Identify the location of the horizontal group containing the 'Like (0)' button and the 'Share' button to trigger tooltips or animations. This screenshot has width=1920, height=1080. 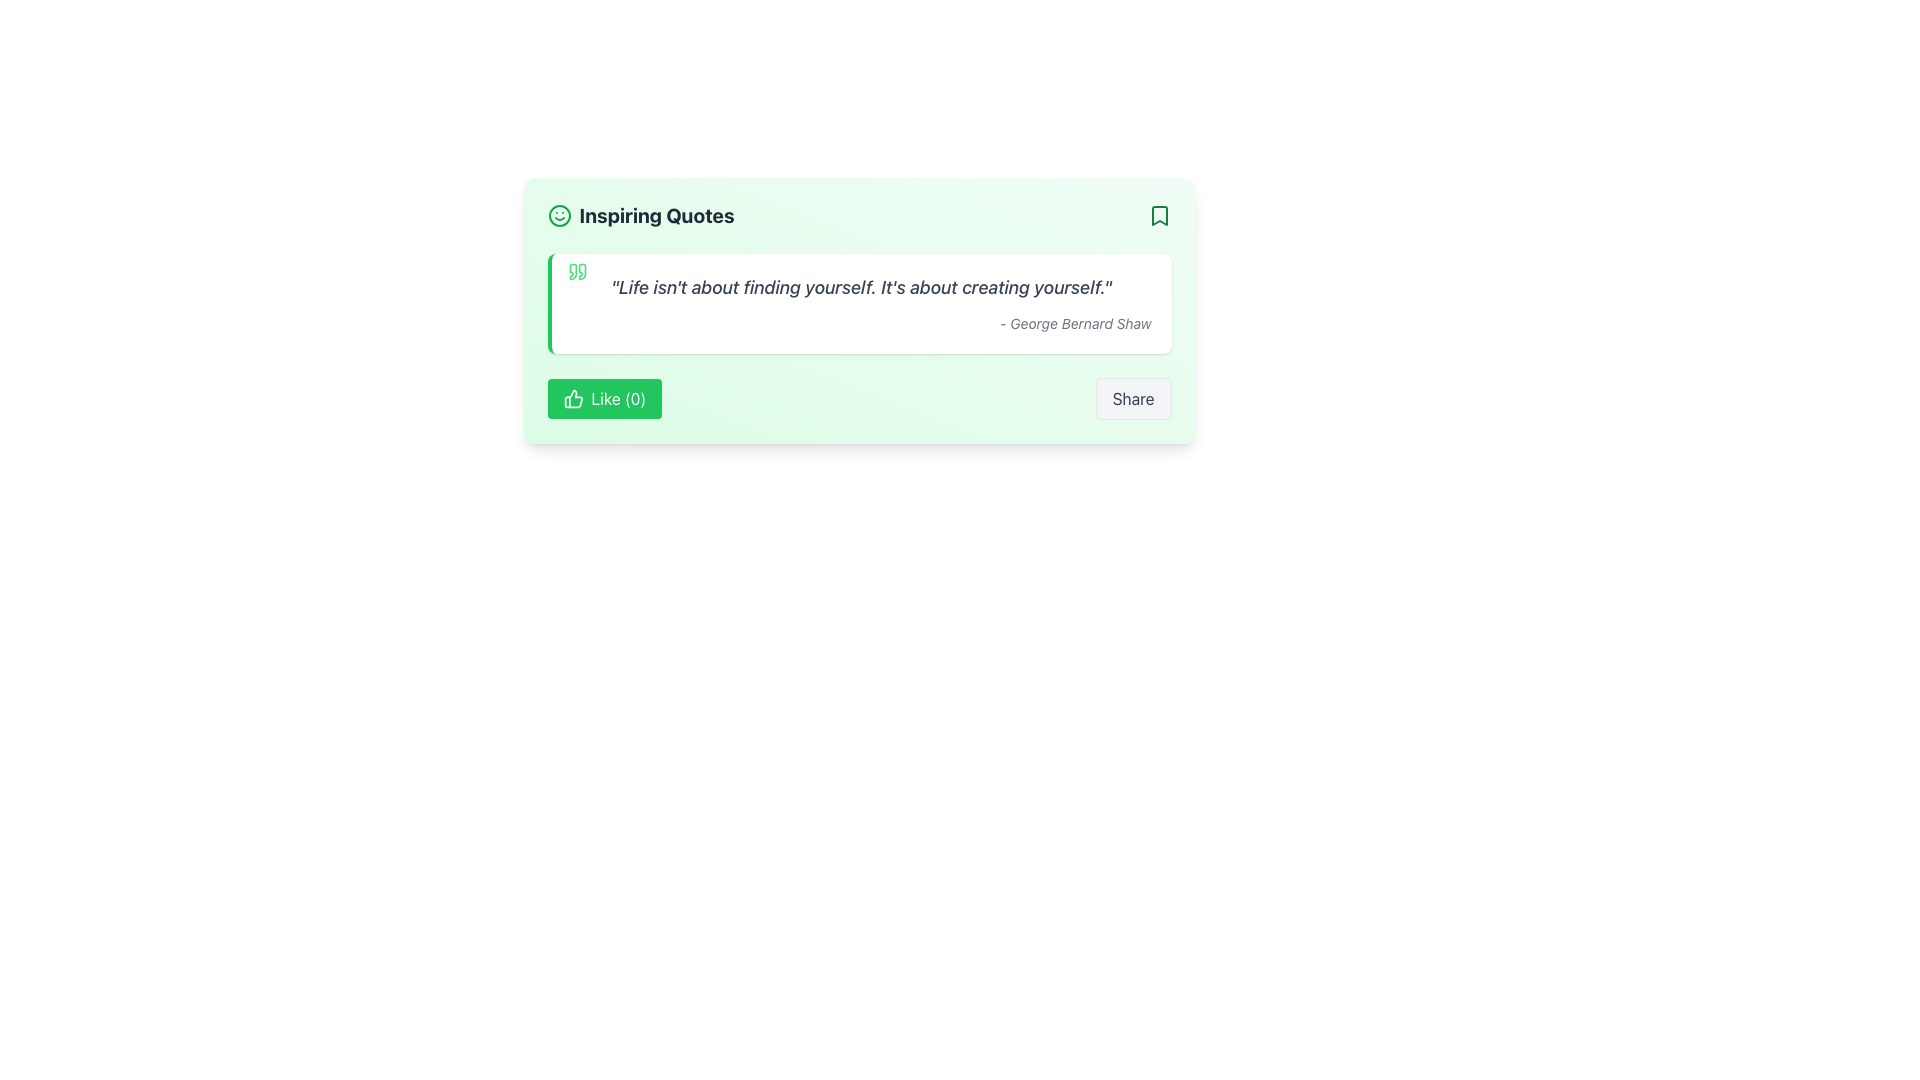
(859, 398).